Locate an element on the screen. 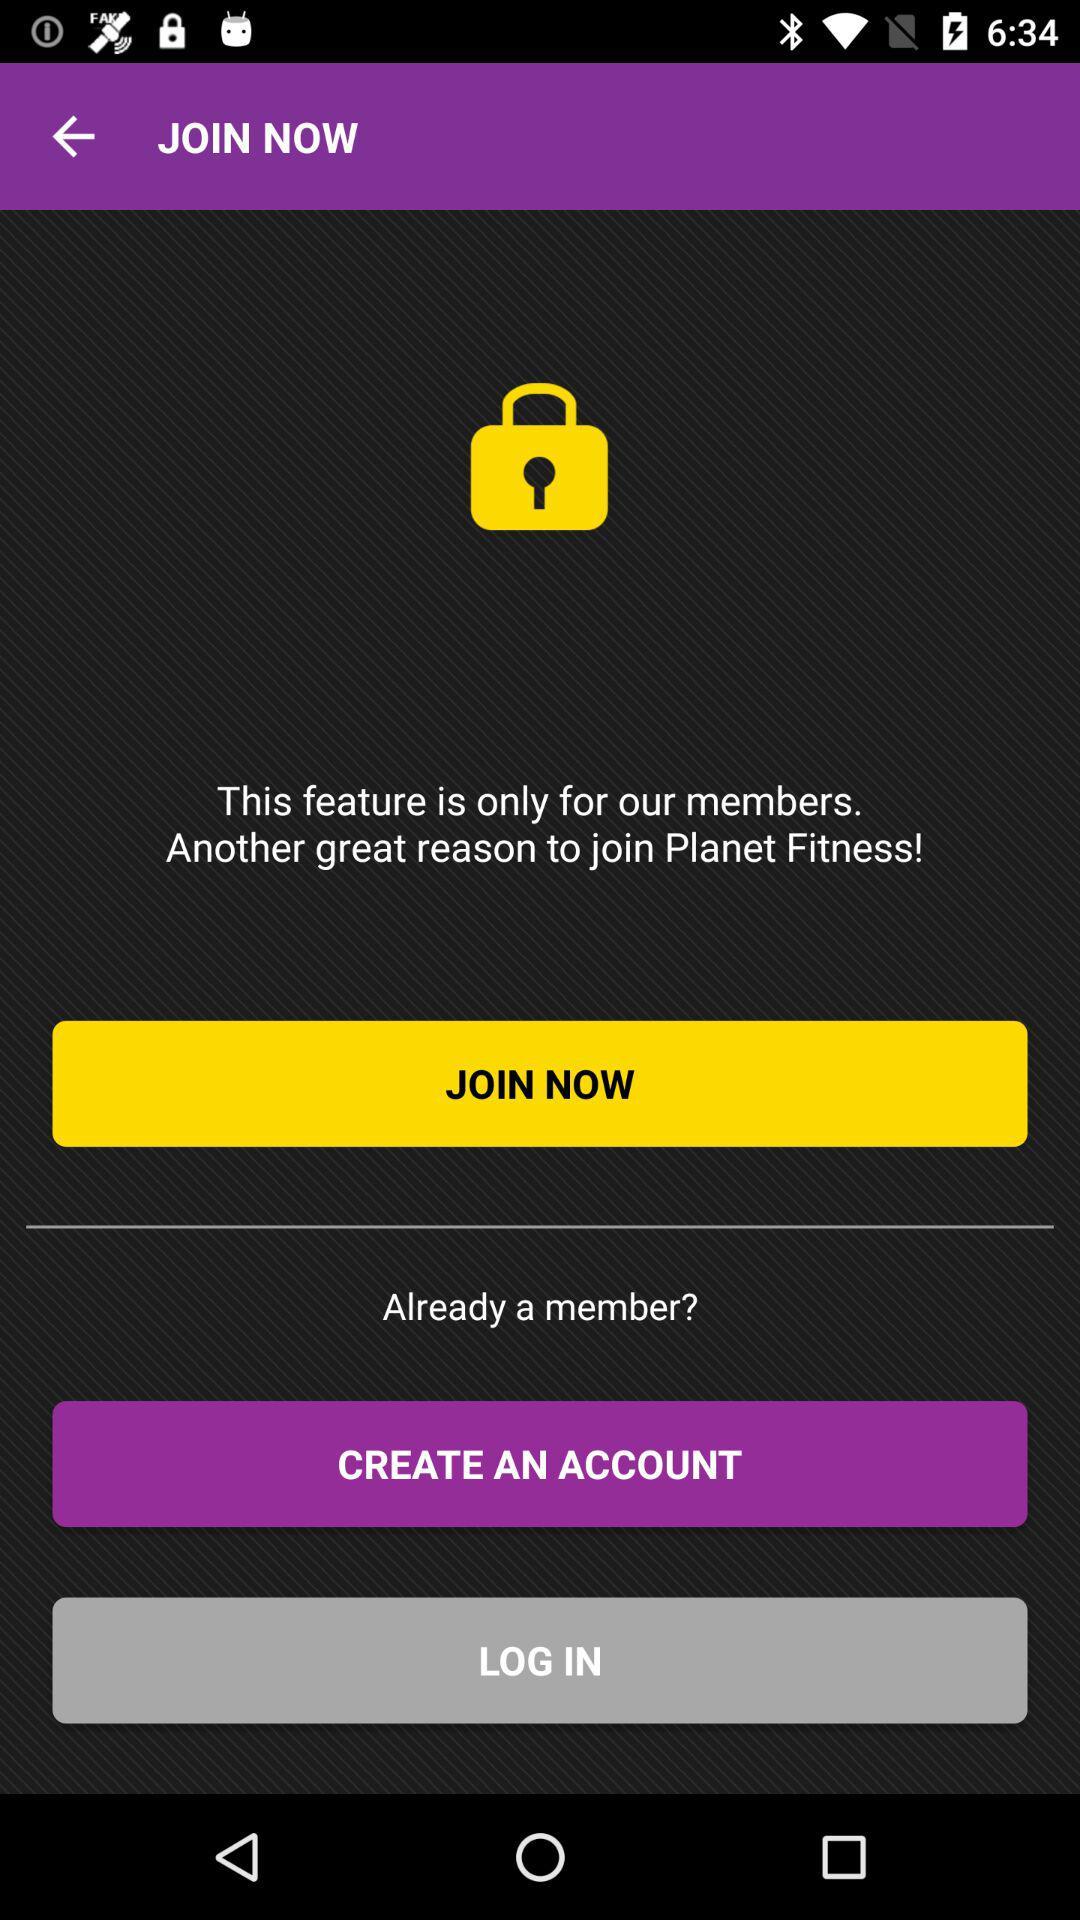  item above the log in icon is located at coordinates (540, 1464).